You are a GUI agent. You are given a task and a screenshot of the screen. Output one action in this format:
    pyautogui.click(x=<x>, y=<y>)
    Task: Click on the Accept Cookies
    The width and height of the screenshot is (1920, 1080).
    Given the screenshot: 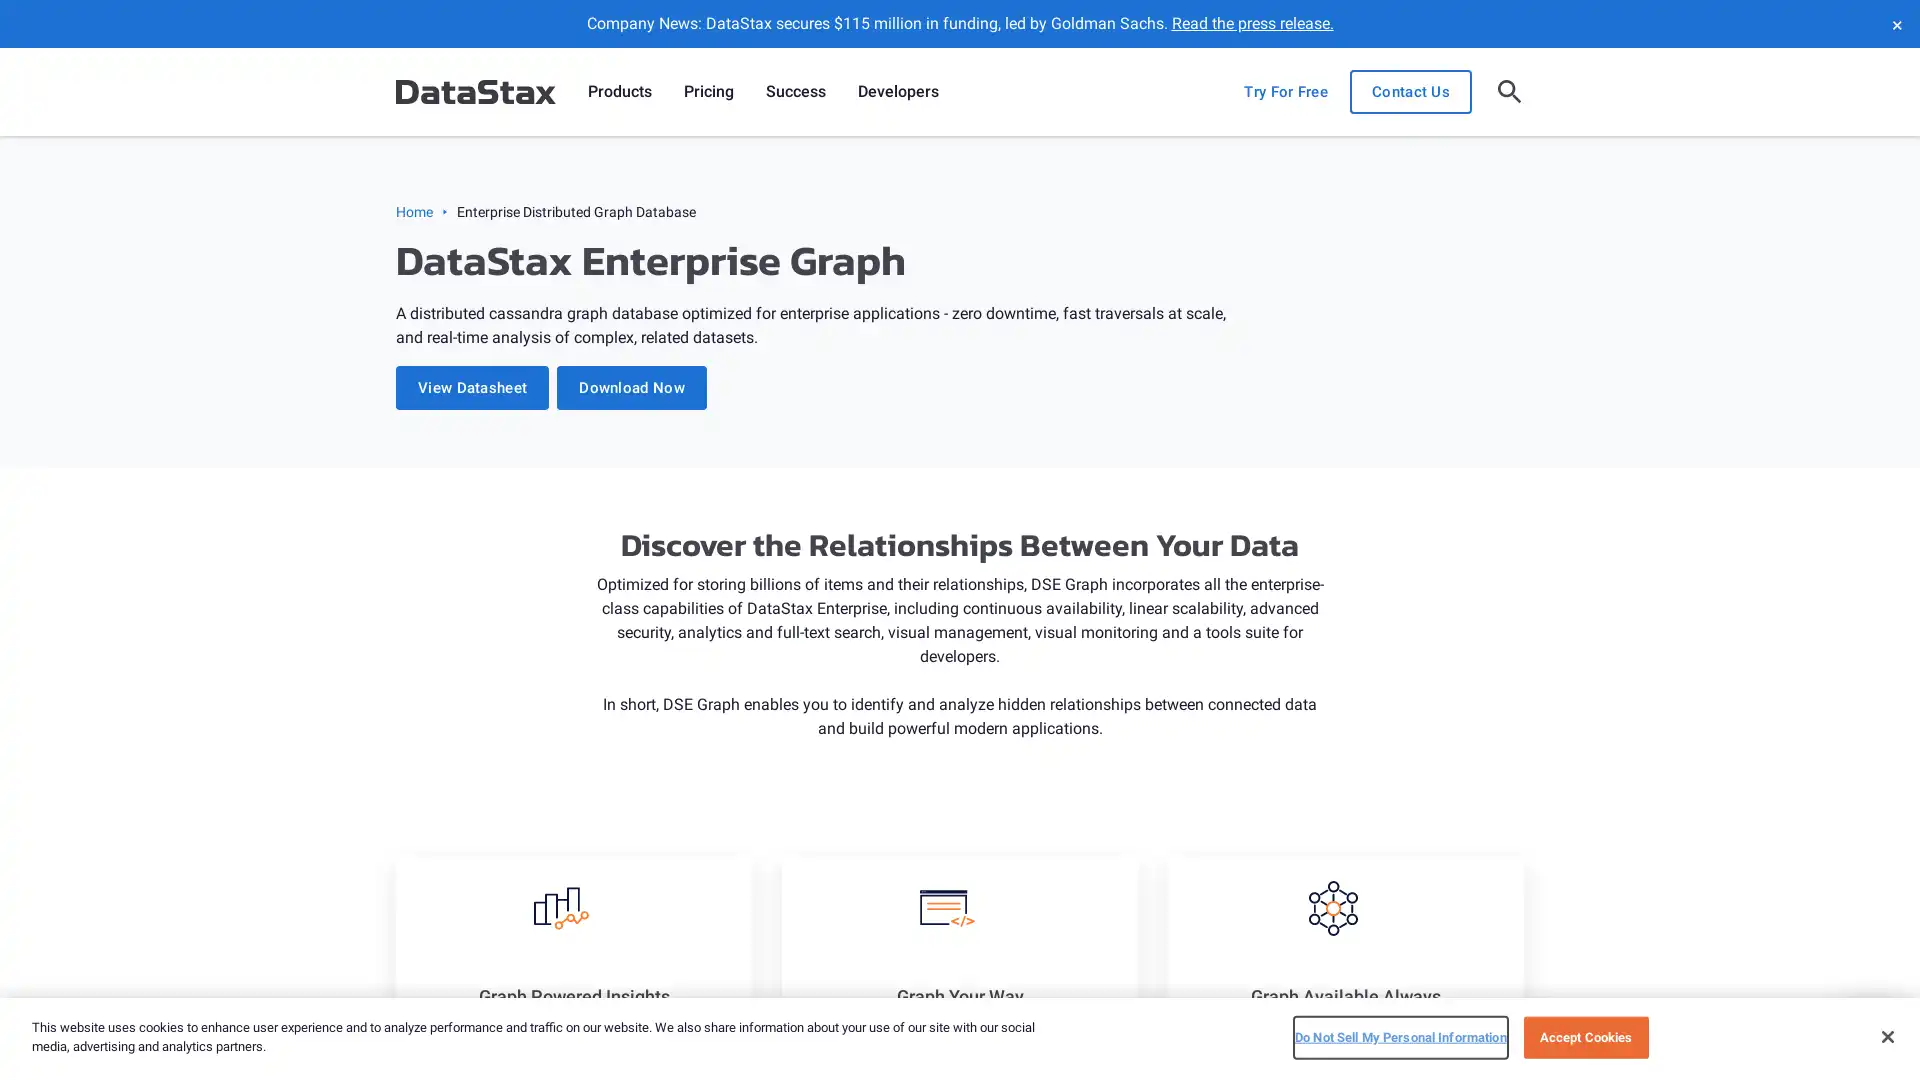 What is the action you would take?
    pyautogui.click(x=1584, y=1036)
    